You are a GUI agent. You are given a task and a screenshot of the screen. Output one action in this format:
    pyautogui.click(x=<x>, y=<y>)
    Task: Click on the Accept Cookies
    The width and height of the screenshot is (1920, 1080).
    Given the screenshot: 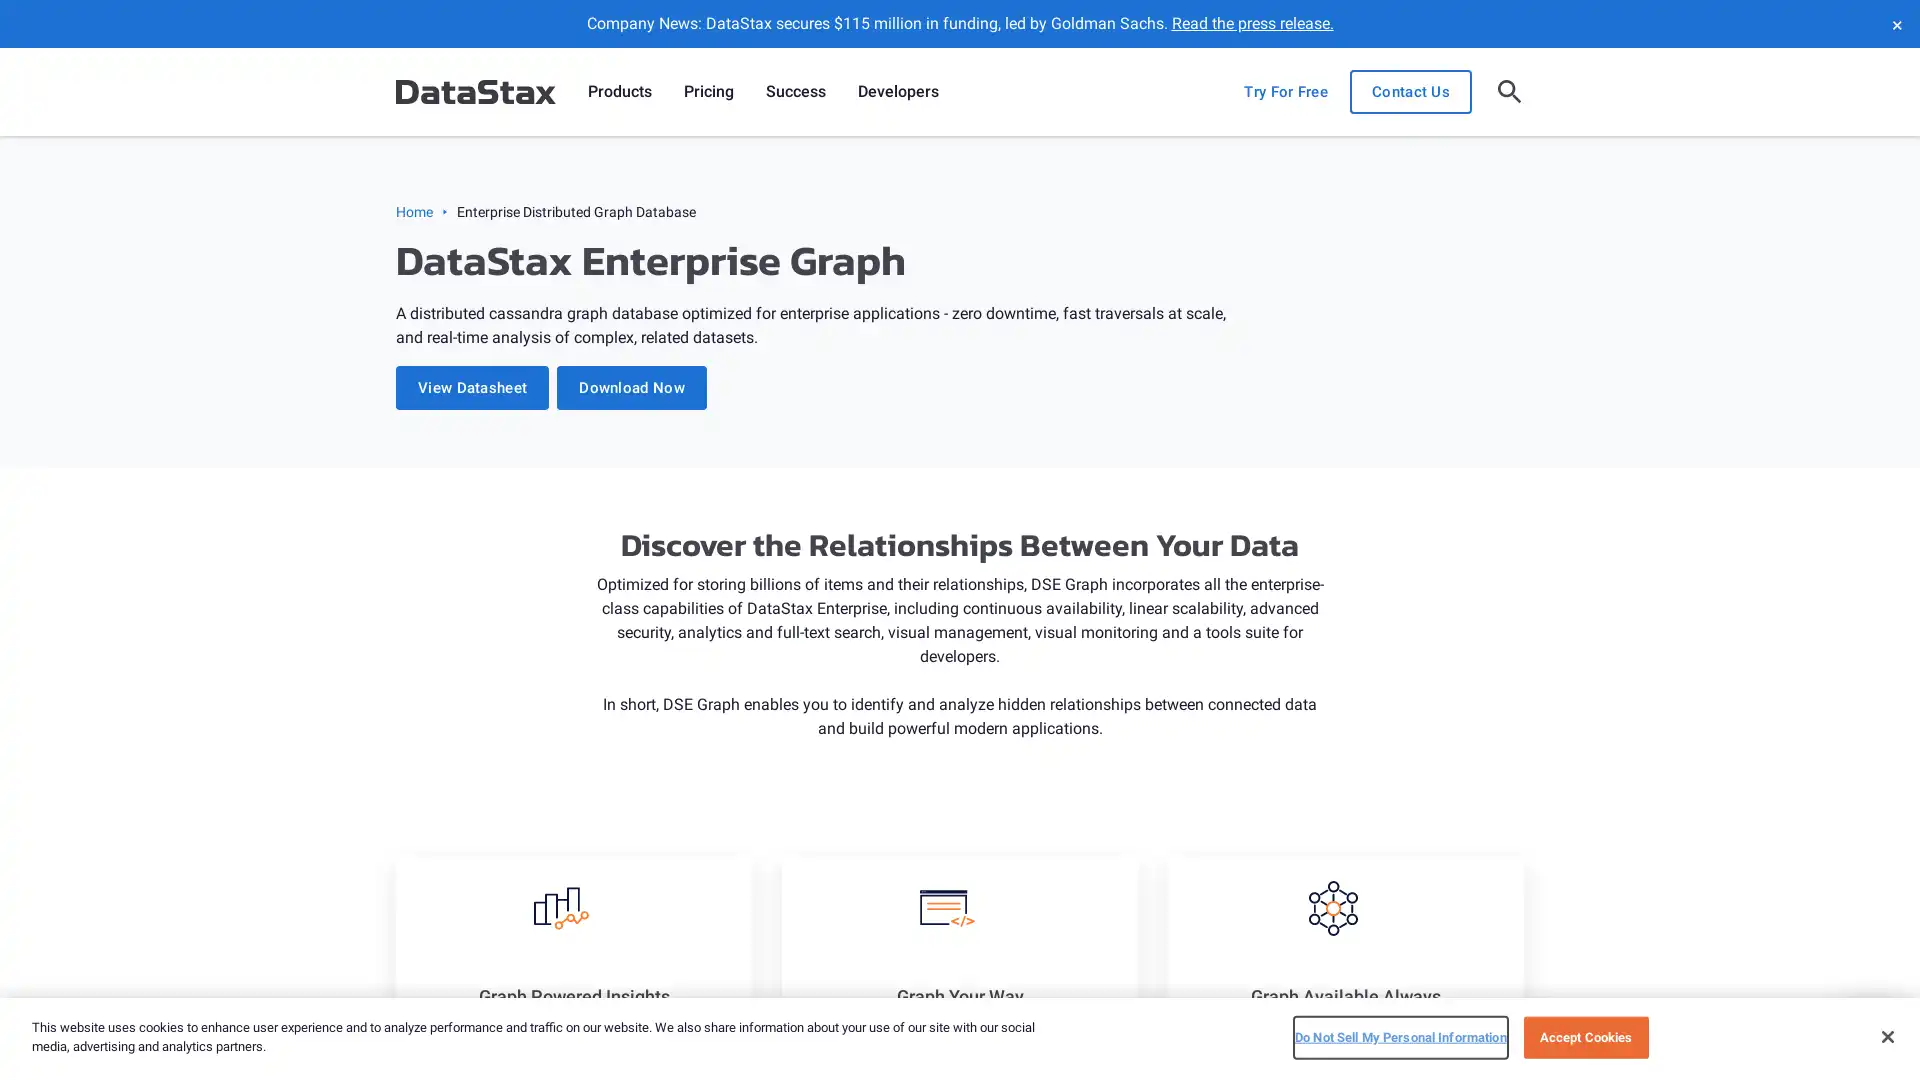 What is the action you would take?
    pyautogui.click(x=1584, y=1036)
    